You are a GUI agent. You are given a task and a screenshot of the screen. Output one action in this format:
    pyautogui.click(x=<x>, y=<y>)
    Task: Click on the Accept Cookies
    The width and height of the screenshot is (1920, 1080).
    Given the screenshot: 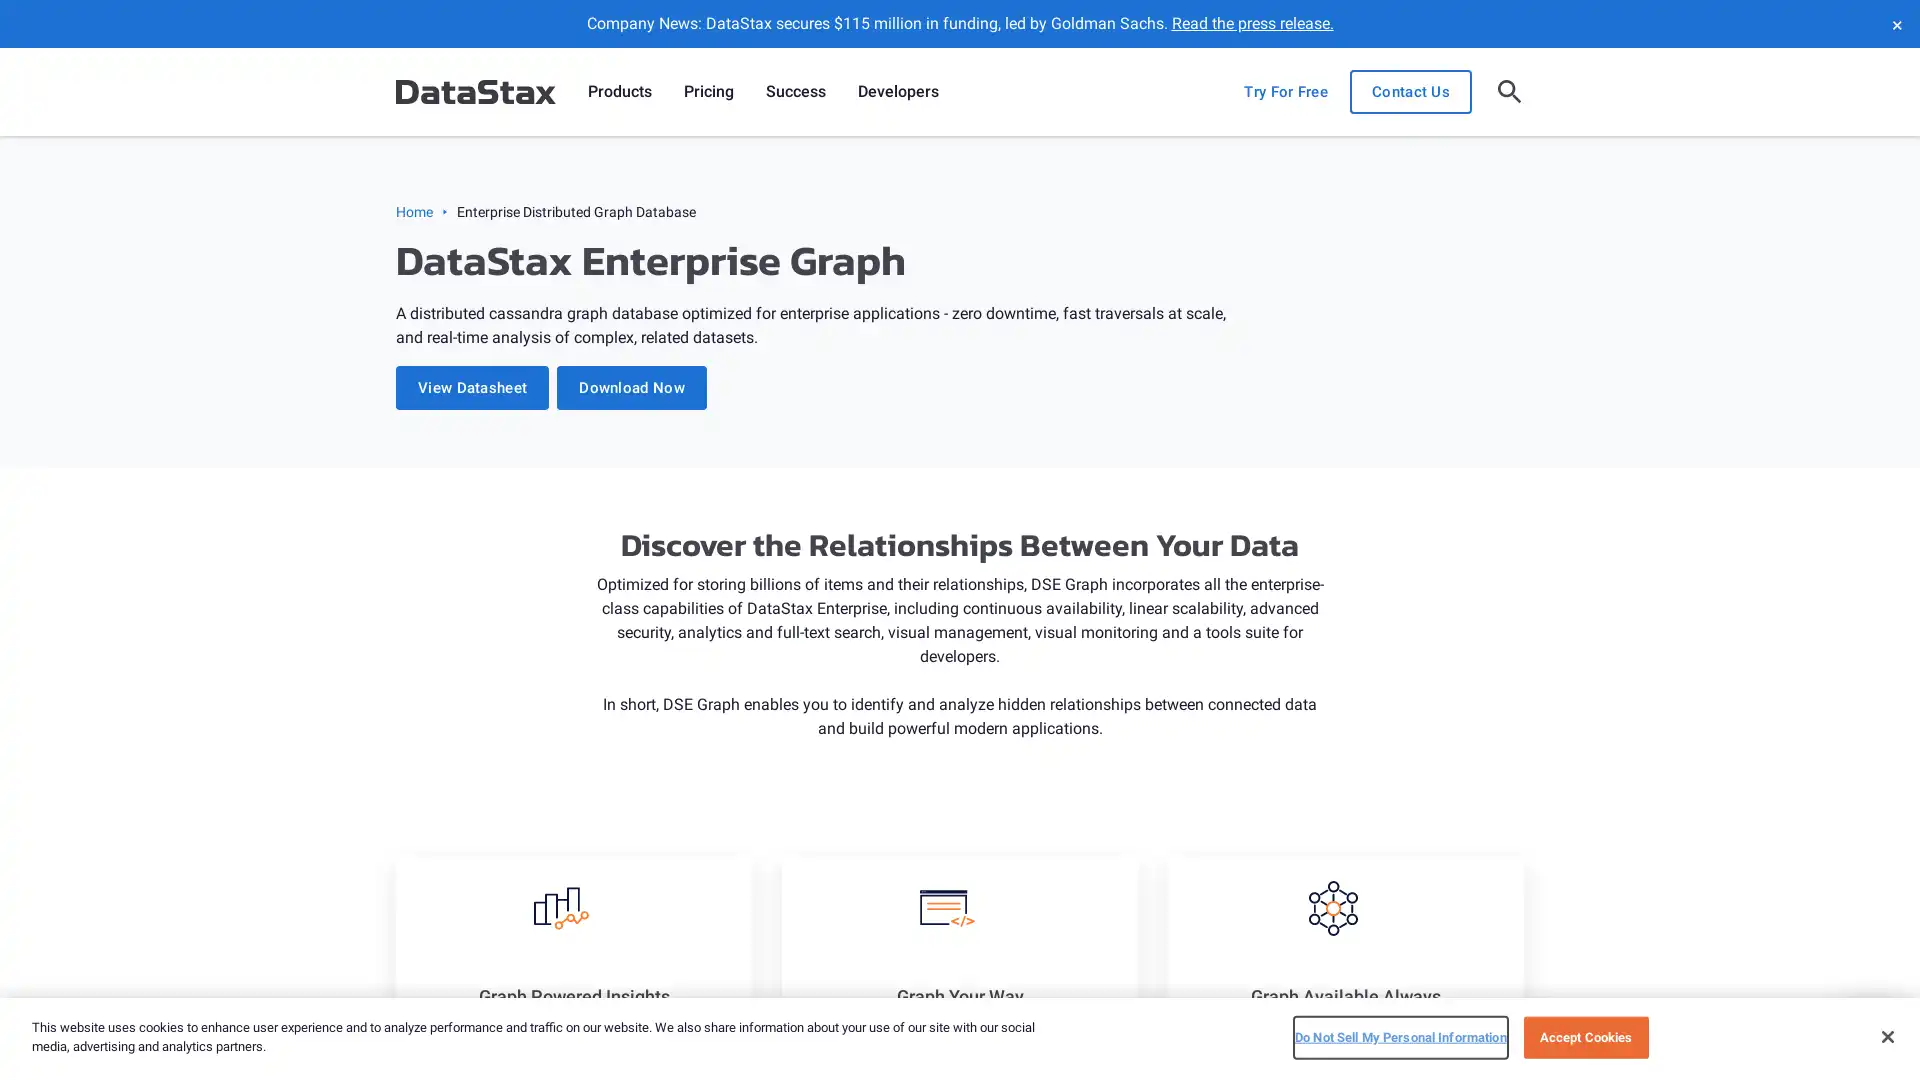 What is the action you would take?
    pyautogui.click(x=1584, y=1036)
    